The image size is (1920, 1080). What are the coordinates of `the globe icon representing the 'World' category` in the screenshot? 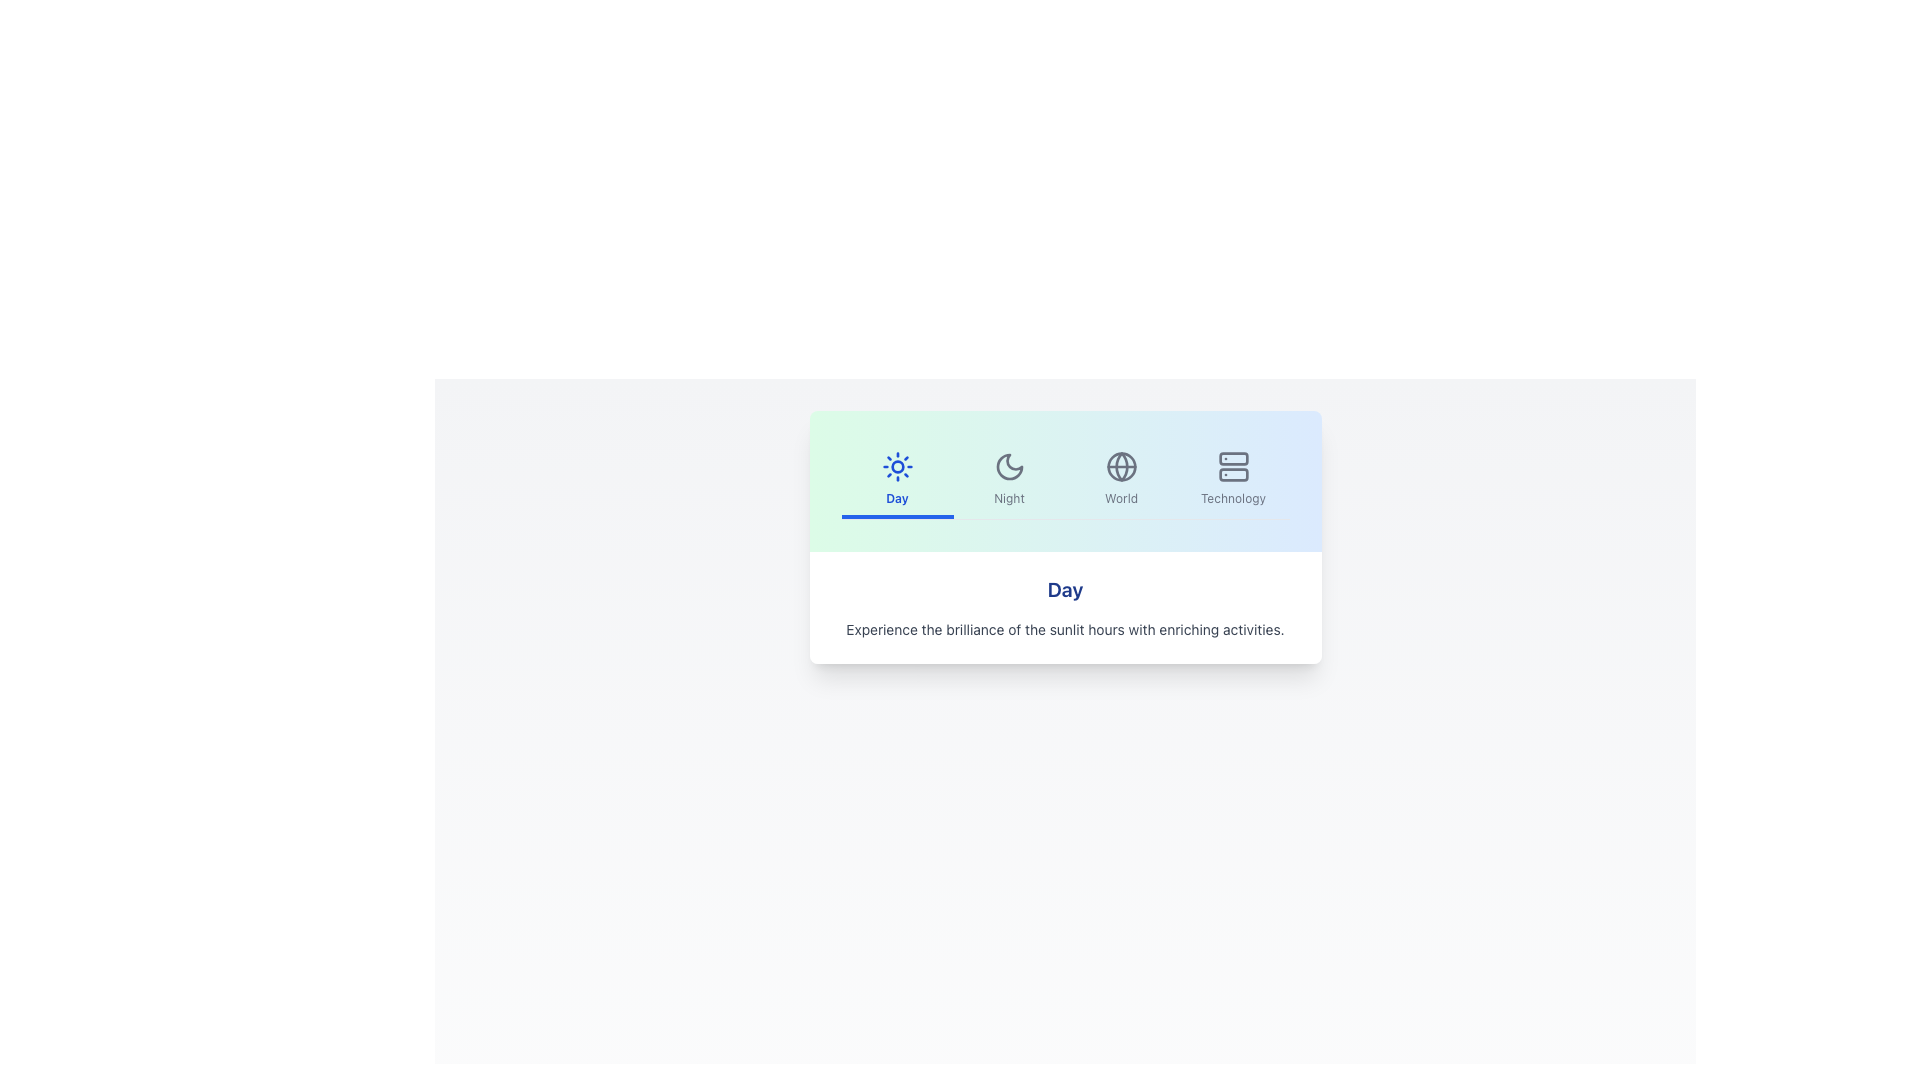 It's located at (1121, 466).